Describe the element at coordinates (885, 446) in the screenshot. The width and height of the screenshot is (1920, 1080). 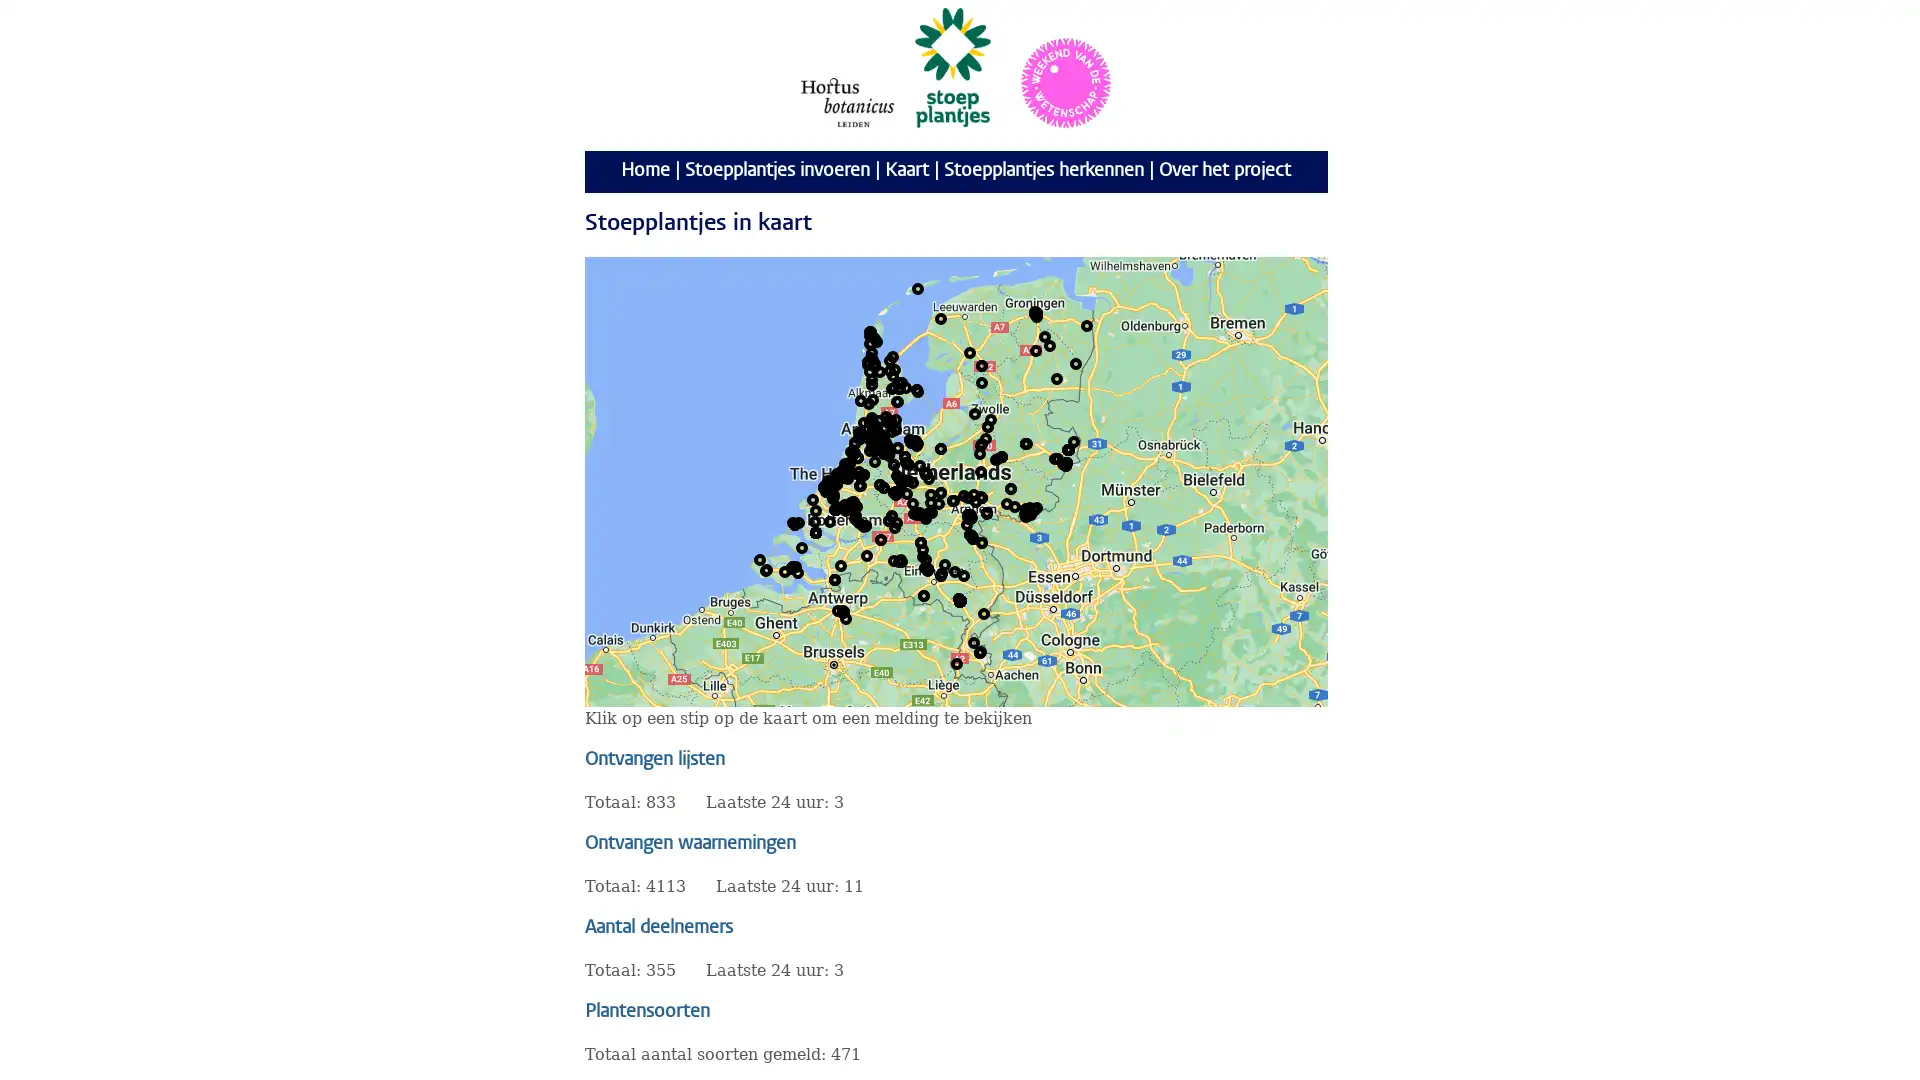
I see `Telling van op 16 oktober 2021` at that location.